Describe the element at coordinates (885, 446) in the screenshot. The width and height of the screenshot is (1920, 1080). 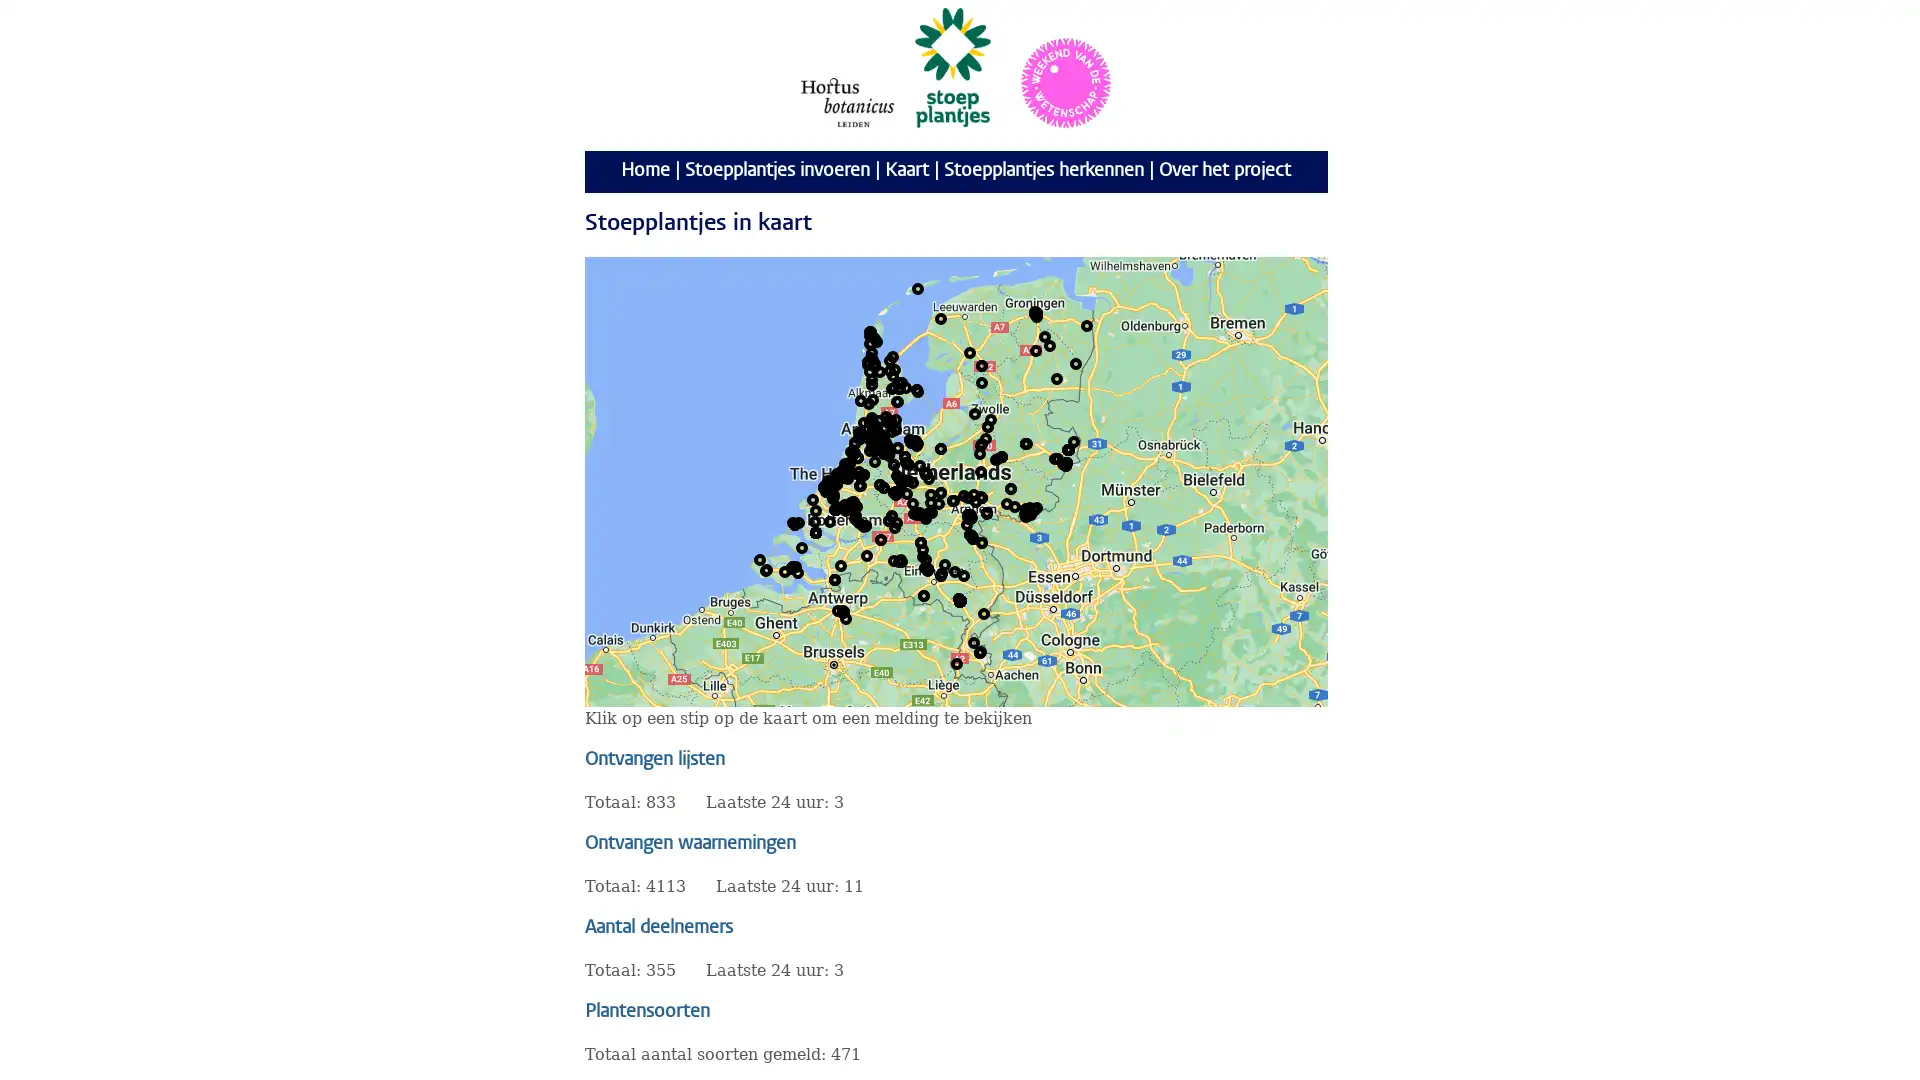
I see `Telling van op 16 oktober 2021` at that location.